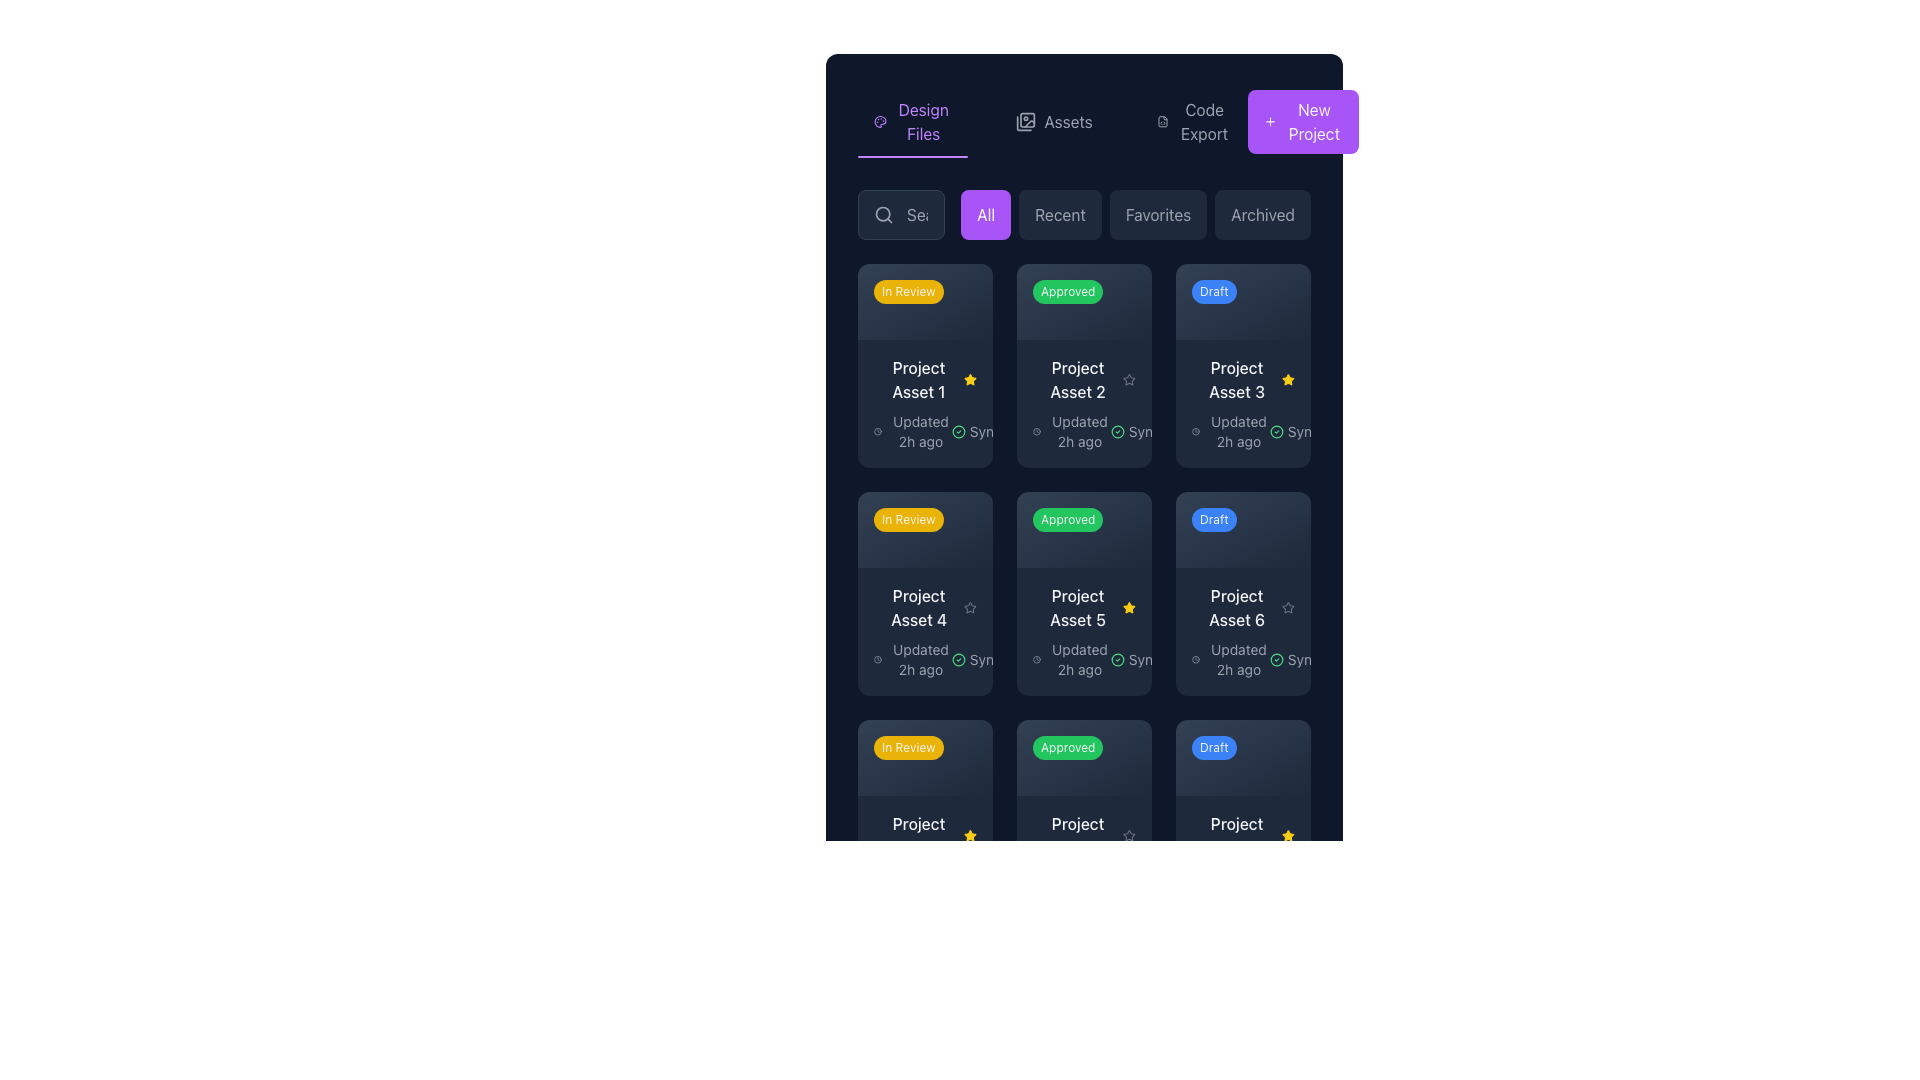  Describe the element at coordinates (1229, 659) in the screenshot. I see `information displayed in the text label that shows 'Updated 2h ago', which is part of the metadata section for 'Project Asset 6'` at that location.